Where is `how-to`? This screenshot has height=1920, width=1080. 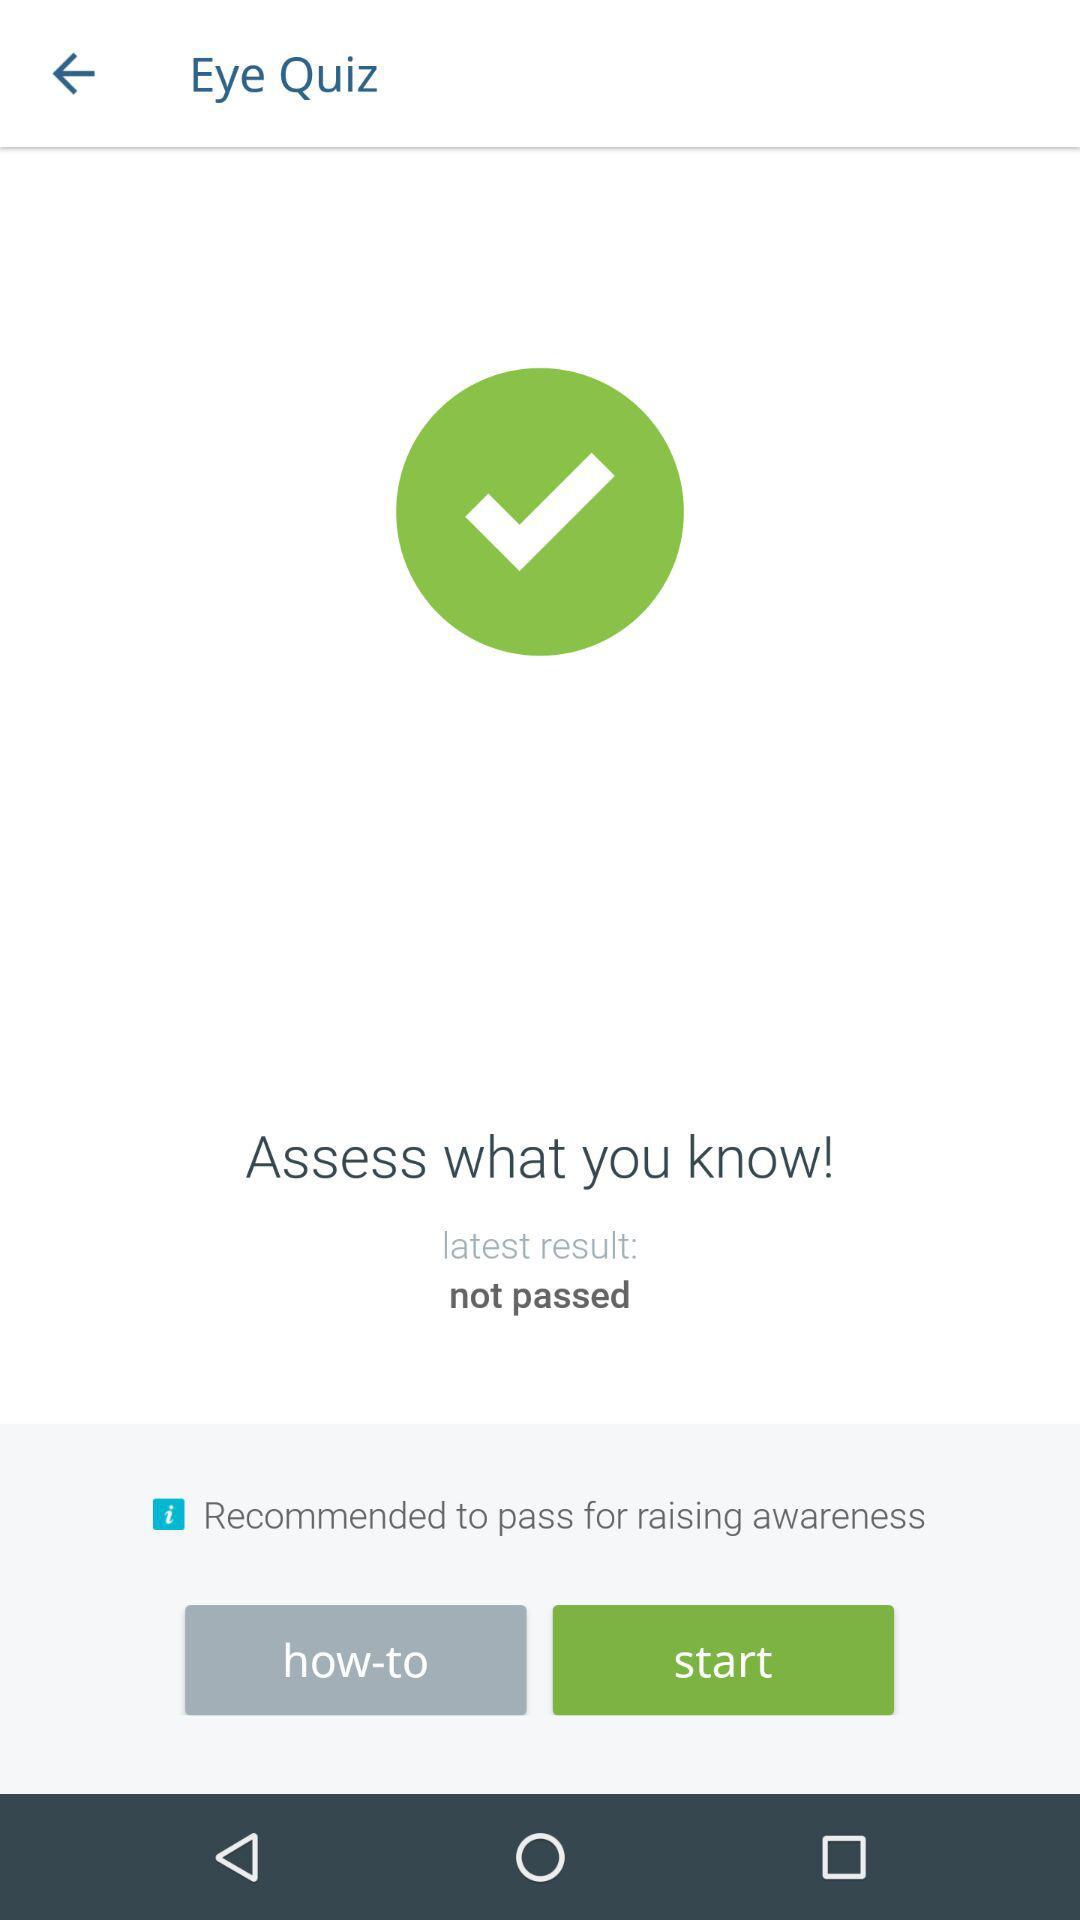
how-to is located at coordinates (354, 1660).